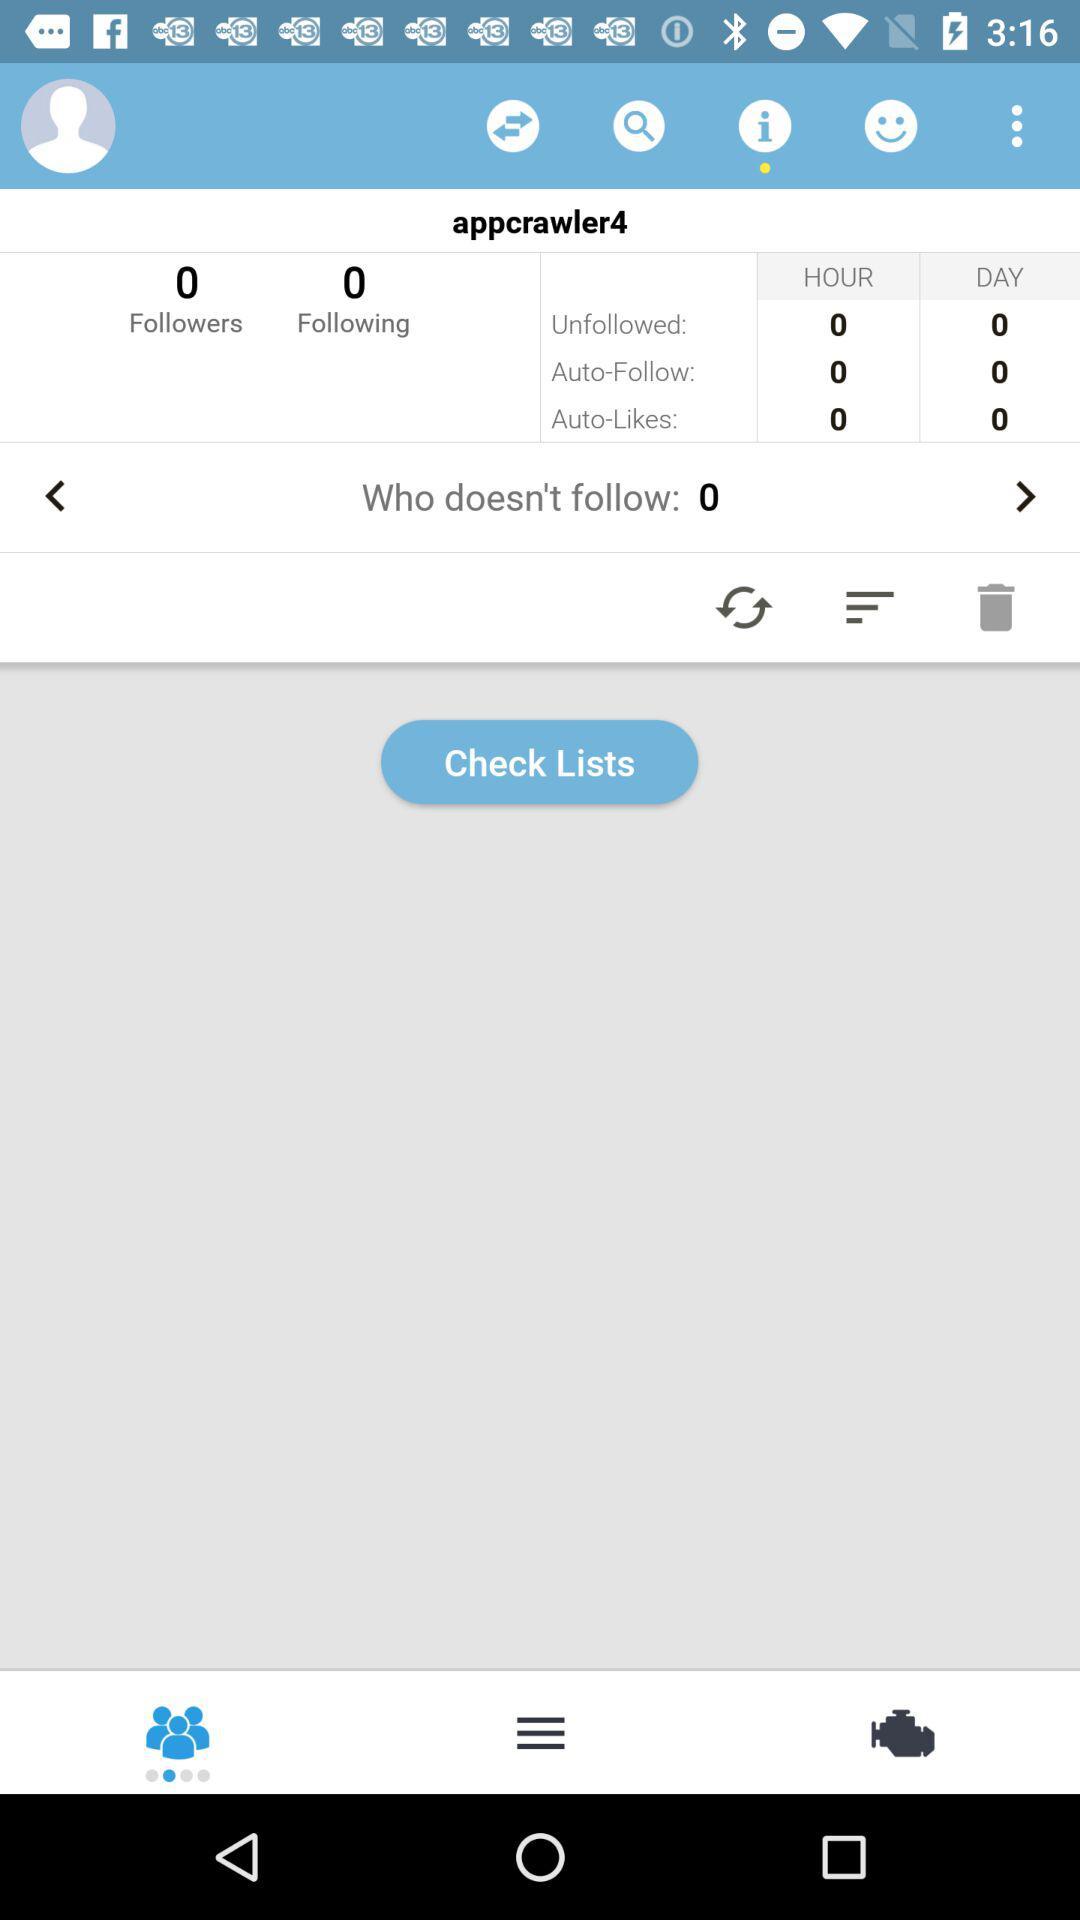 The image size is (1080, 1920). I want to click on the more icon, so click(540, 1730).